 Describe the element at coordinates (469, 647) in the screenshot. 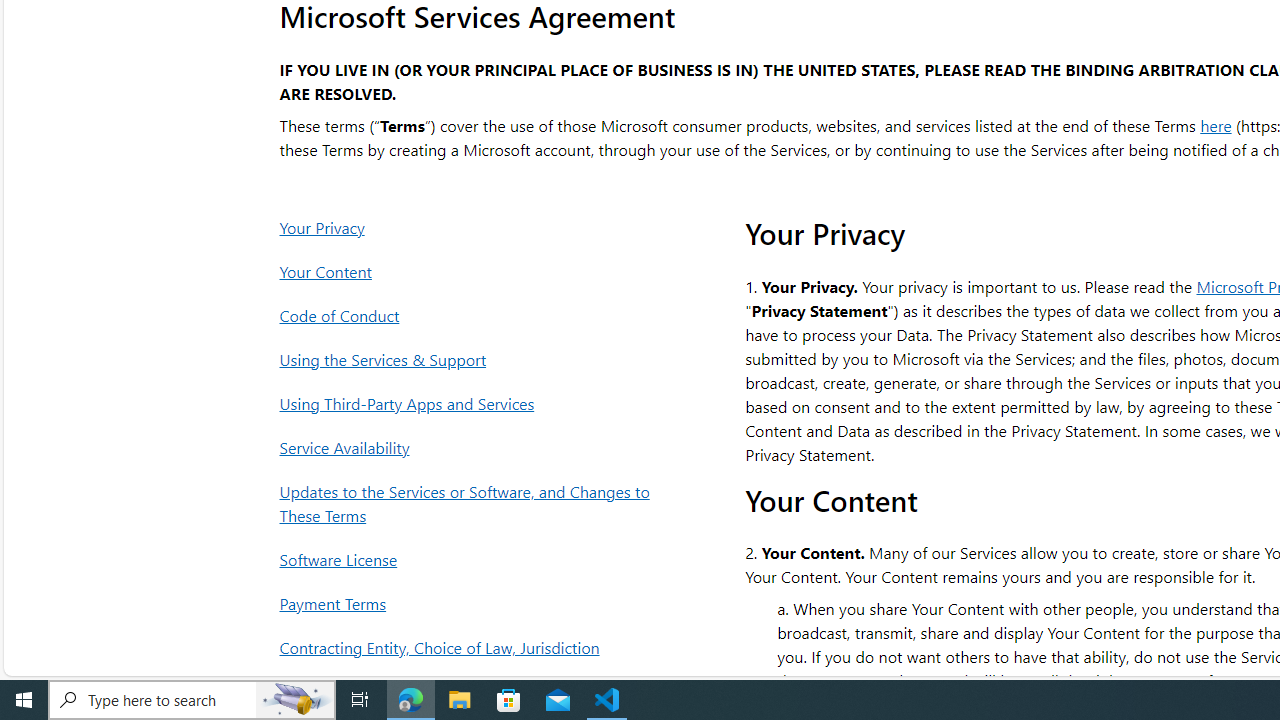

I see `'Contracting Entity, Choice of Law, Jurisdiction'` at that location.